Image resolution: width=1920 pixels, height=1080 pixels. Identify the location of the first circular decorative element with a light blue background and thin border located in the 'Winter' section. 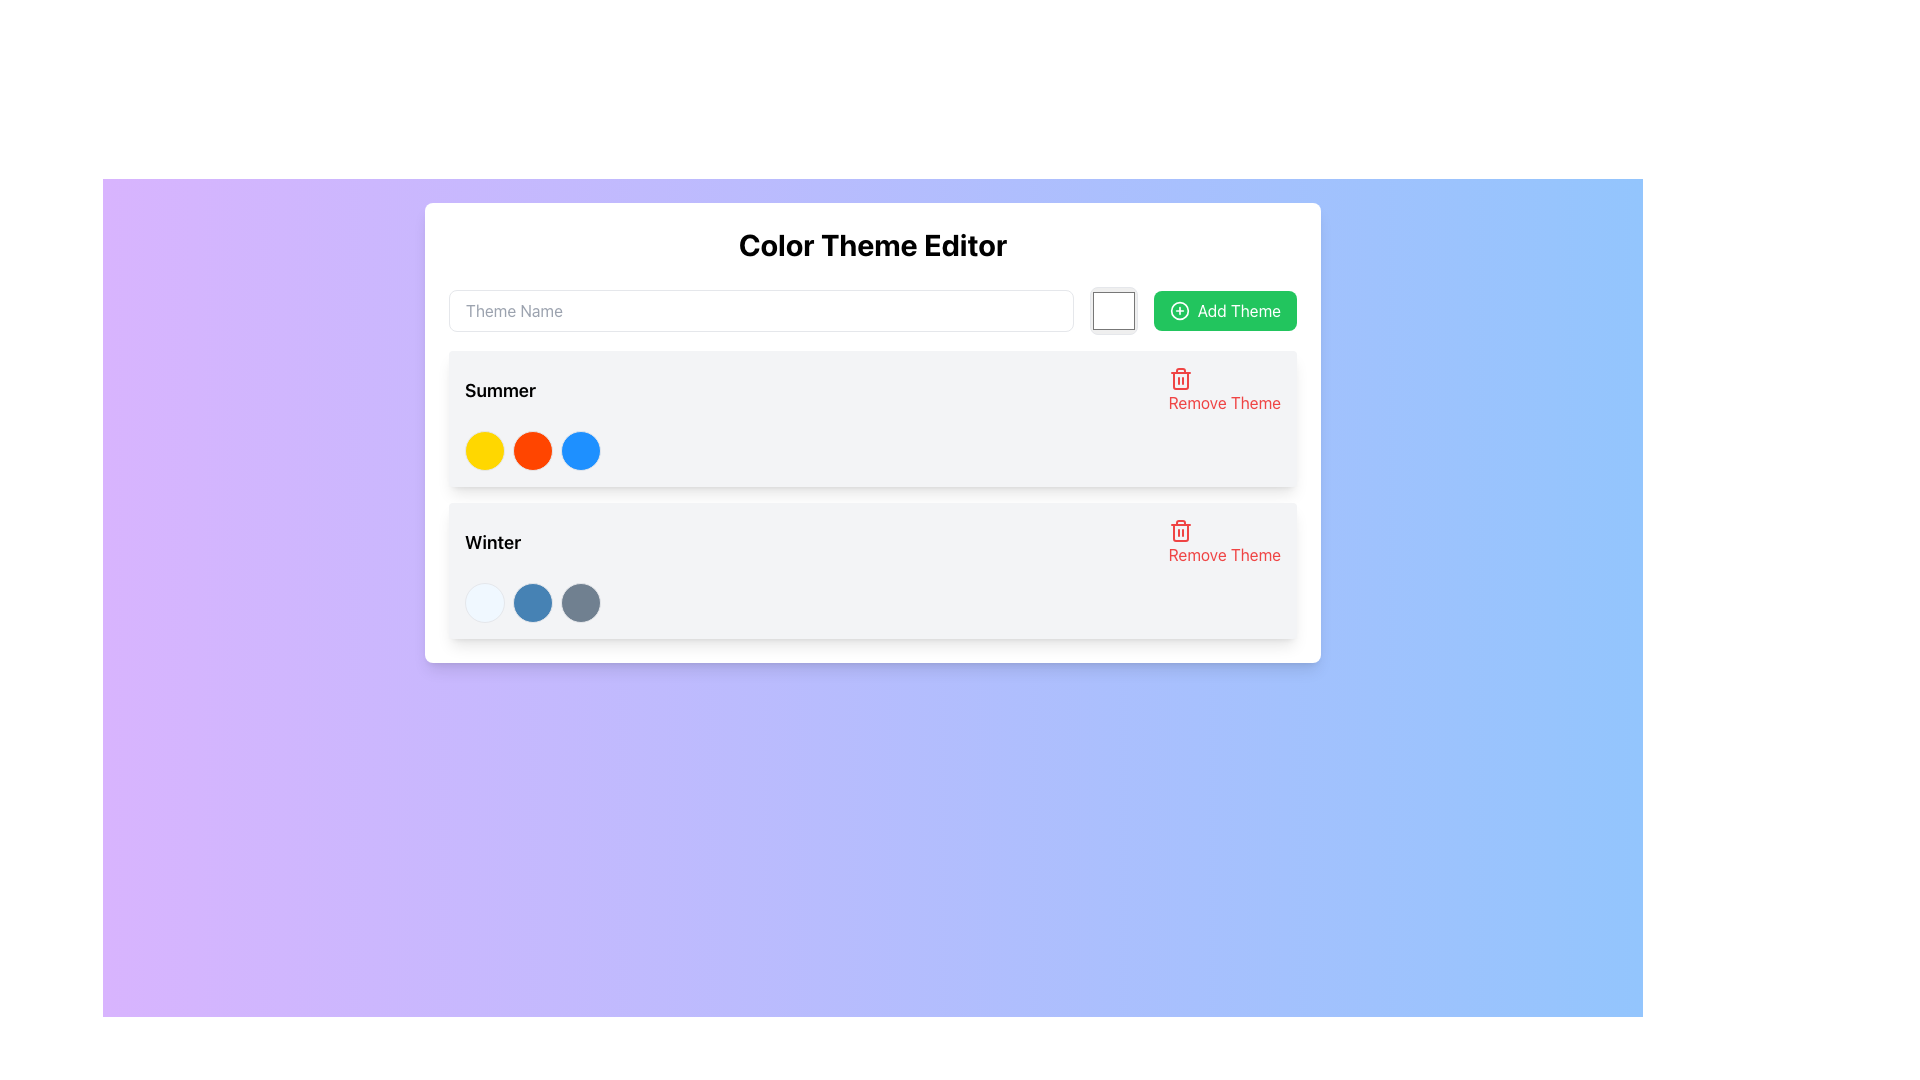
(484, 601).